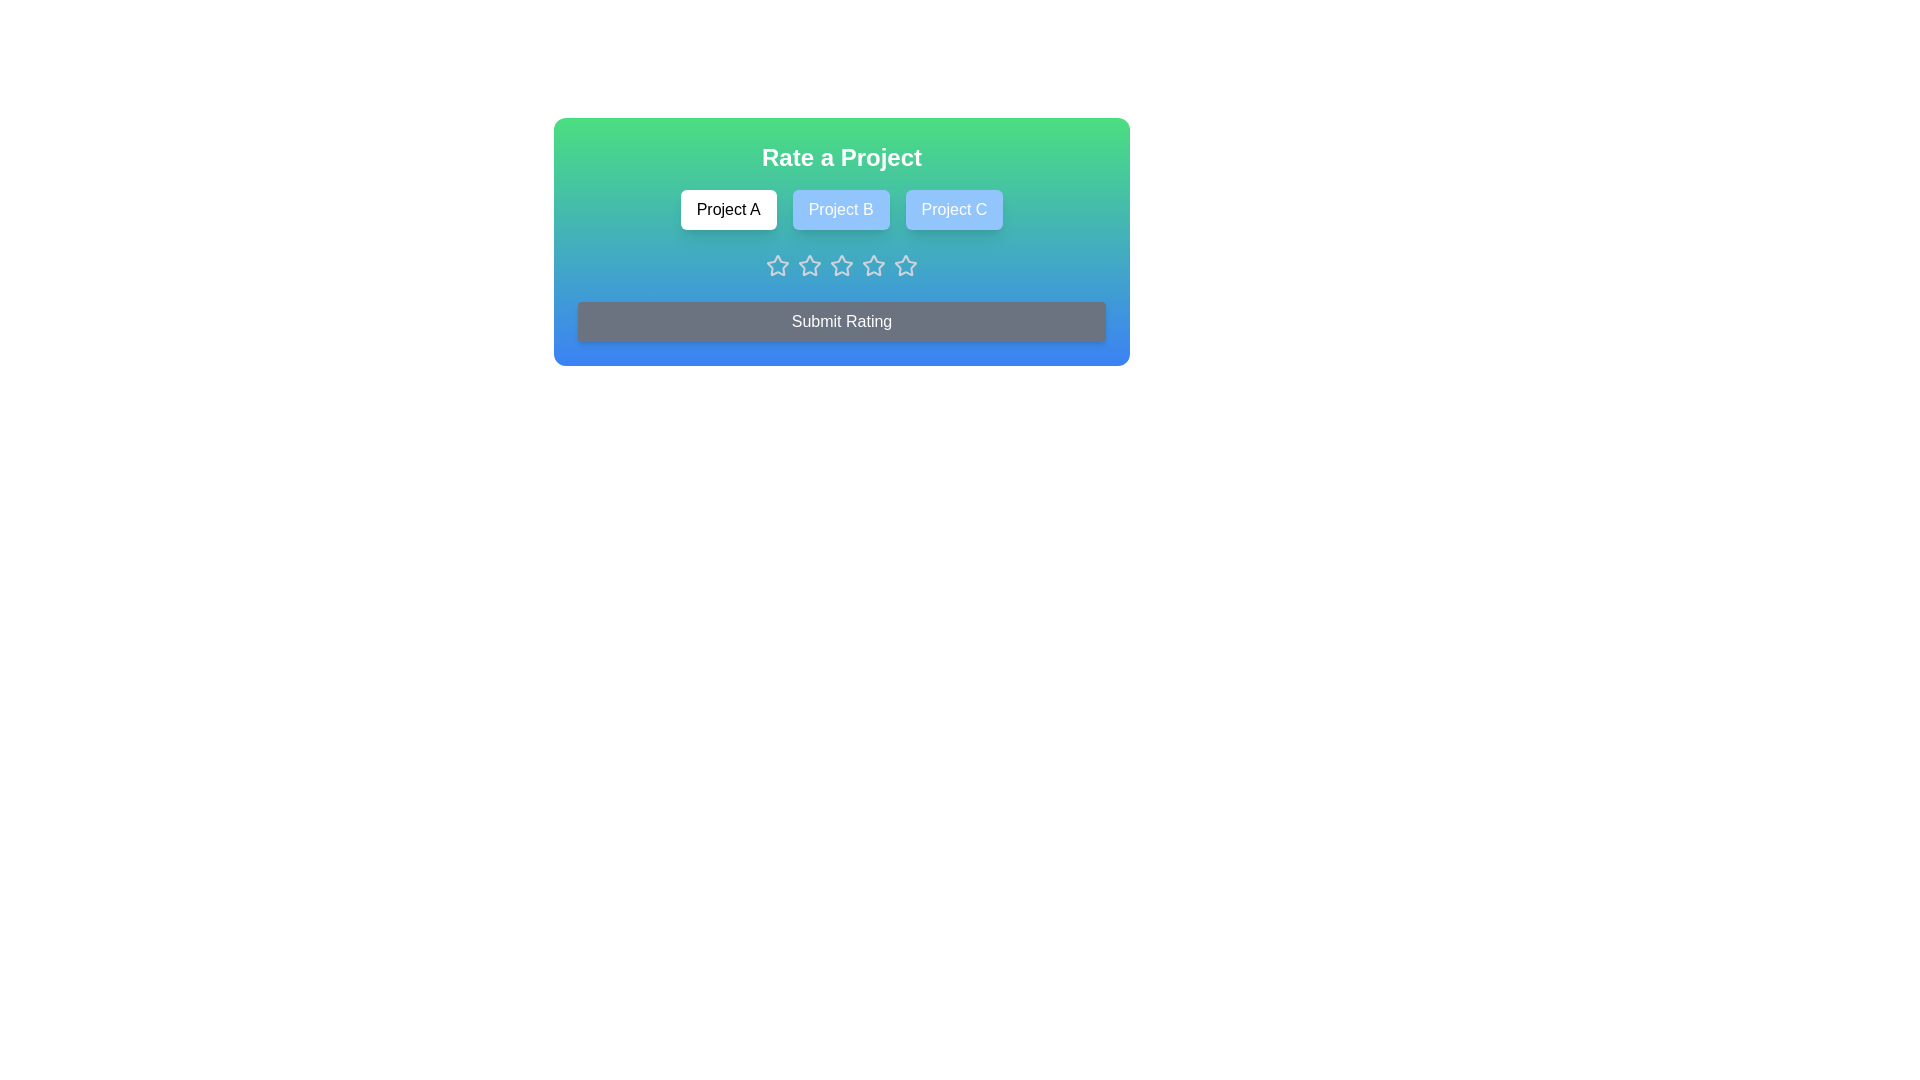 The height and width of the screenshot is (1080, 1920). What do you see at coordinates (841, 209) in the screenshot?
I see `the project Project B from the list` at bounding box center [841, 209].